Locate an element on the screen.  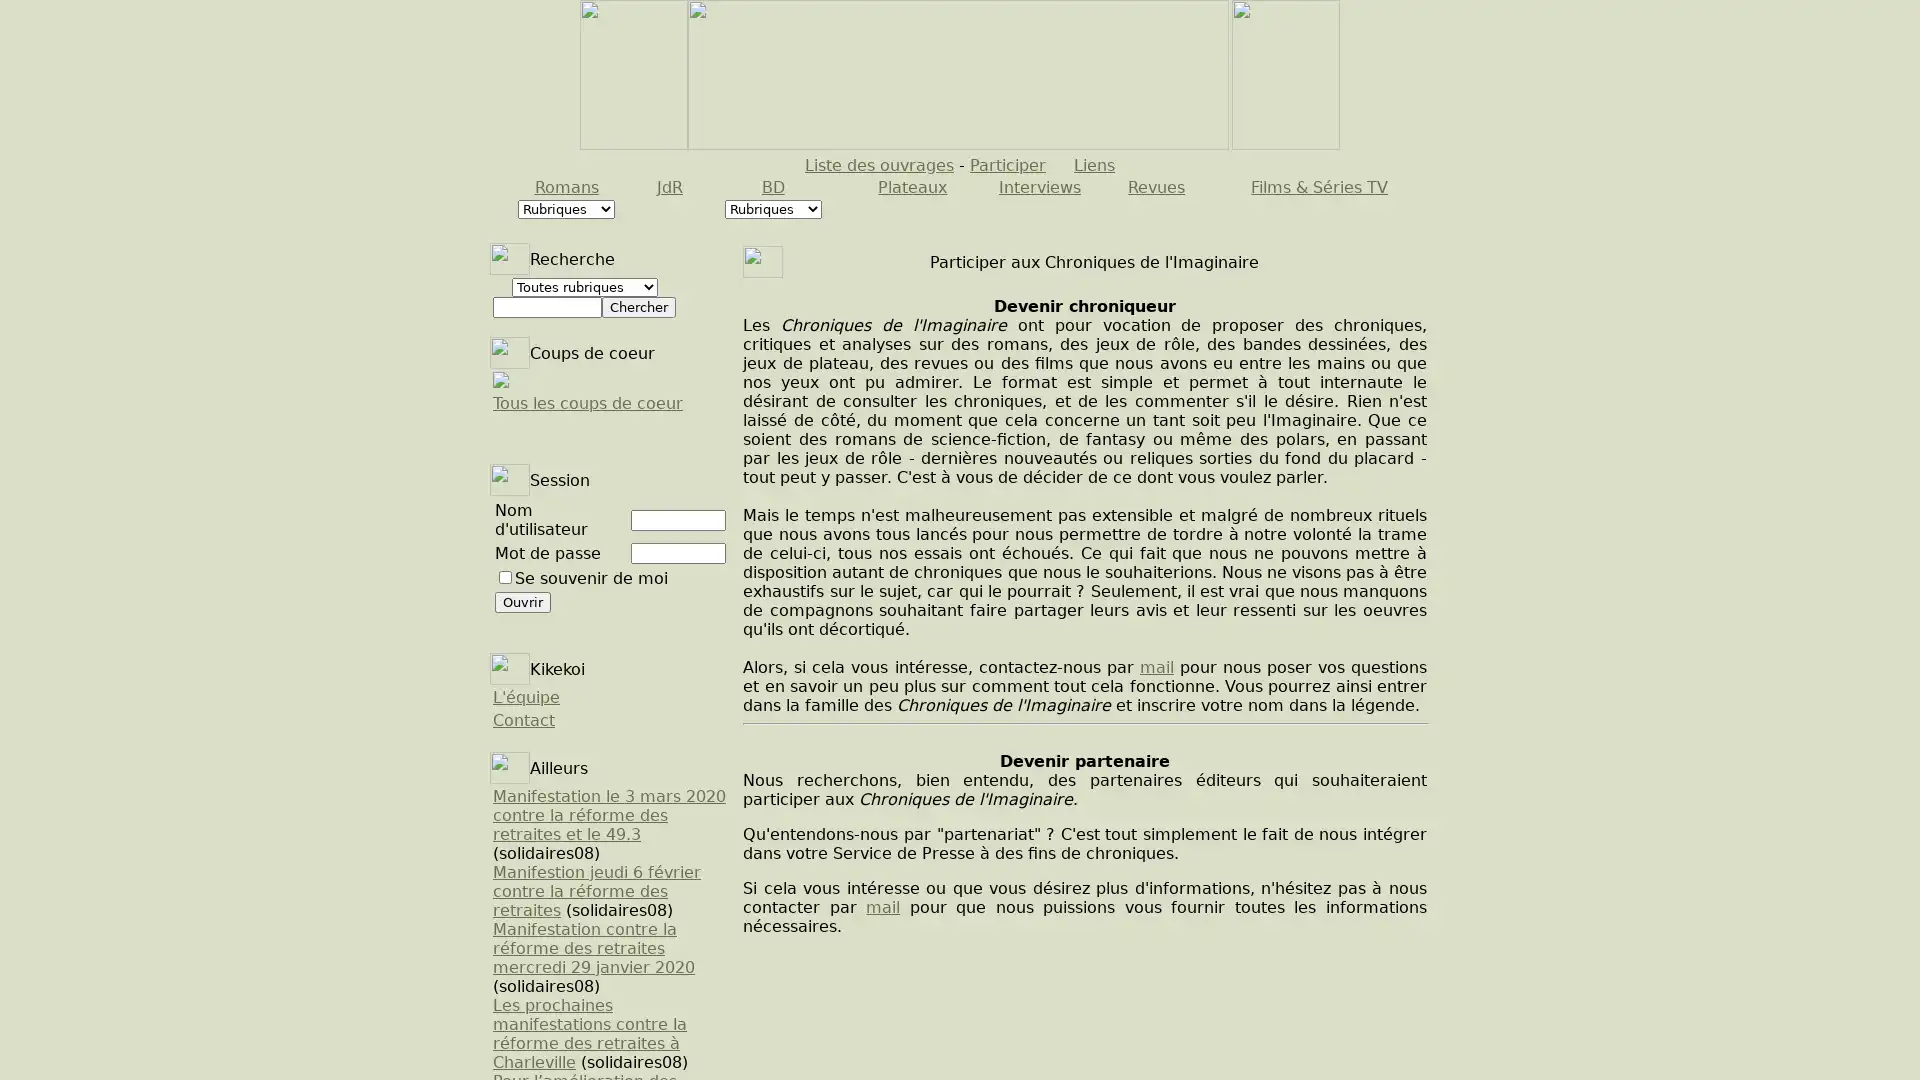
Chercher is located at coordinates (637, 307).